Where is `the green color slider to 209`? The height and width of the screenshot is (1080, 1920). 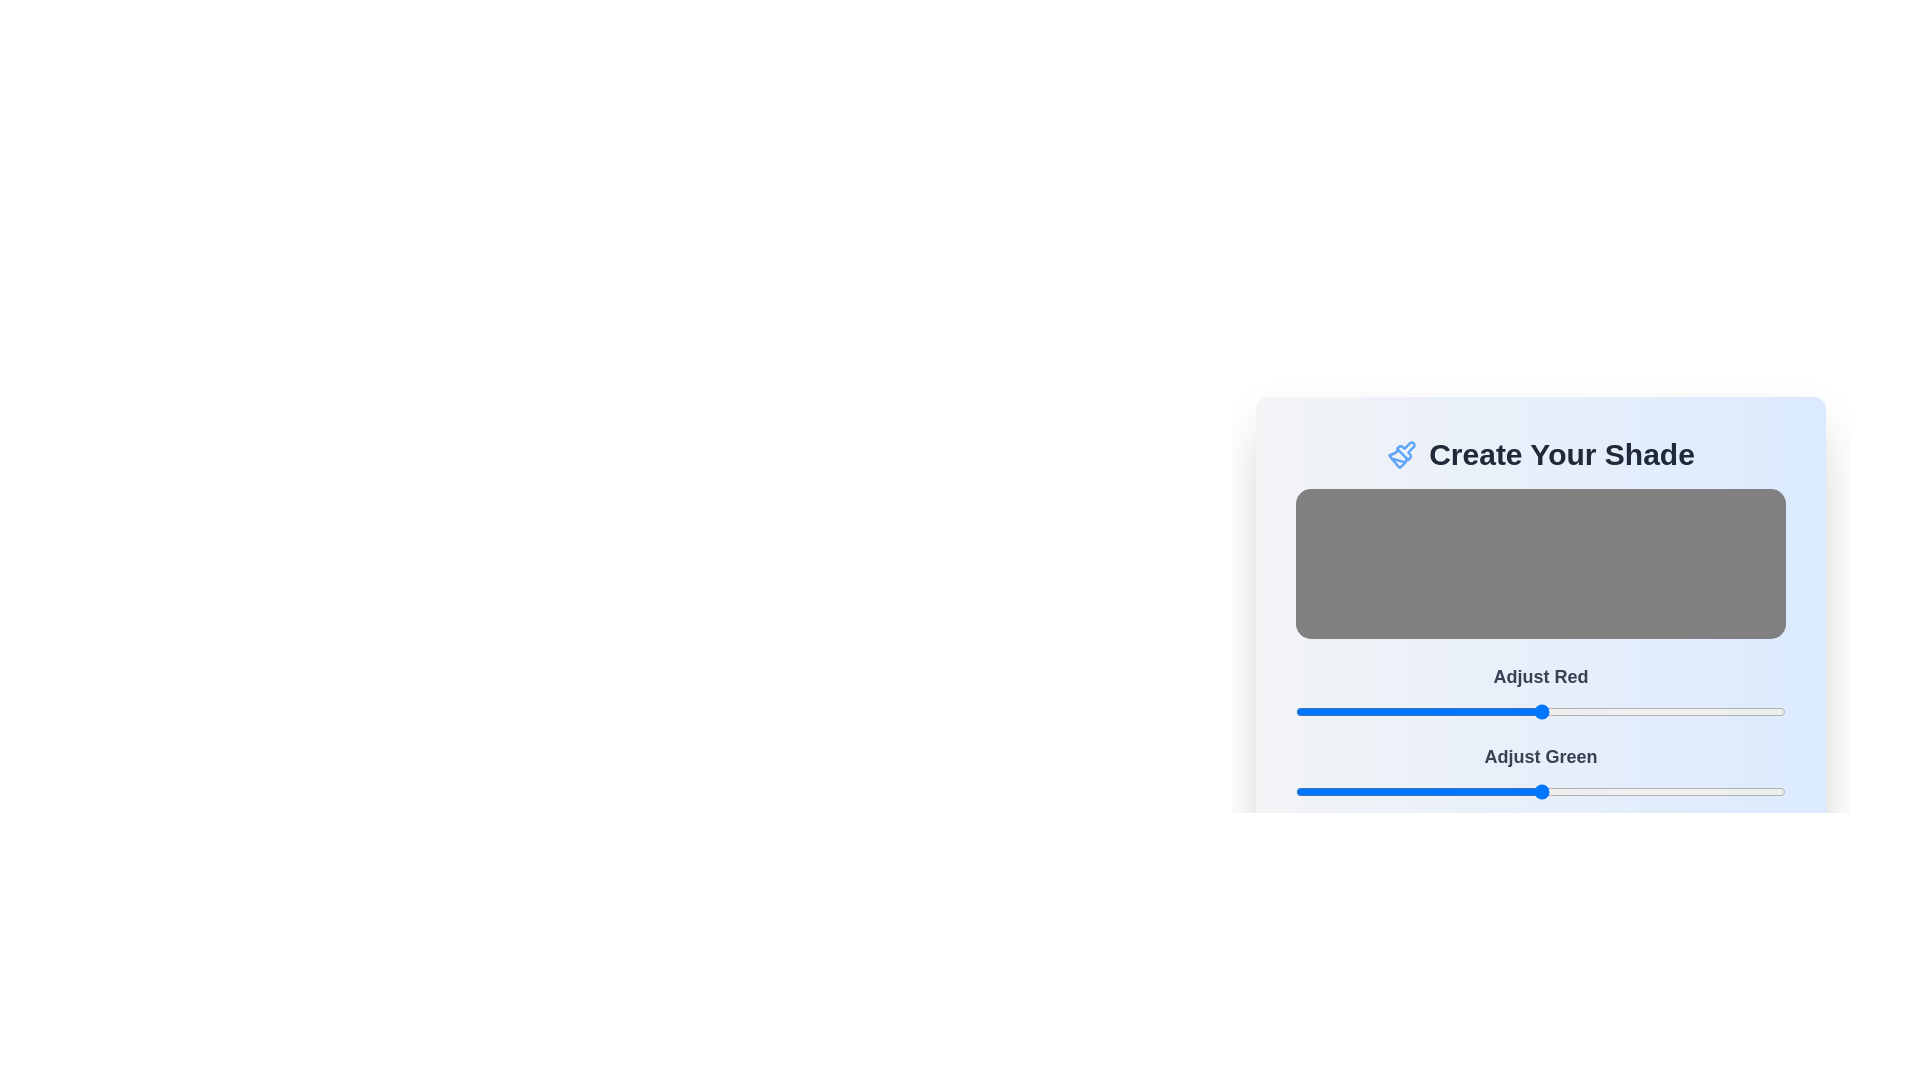 the green color slider to 209 is located at coordinates (1696, 790).